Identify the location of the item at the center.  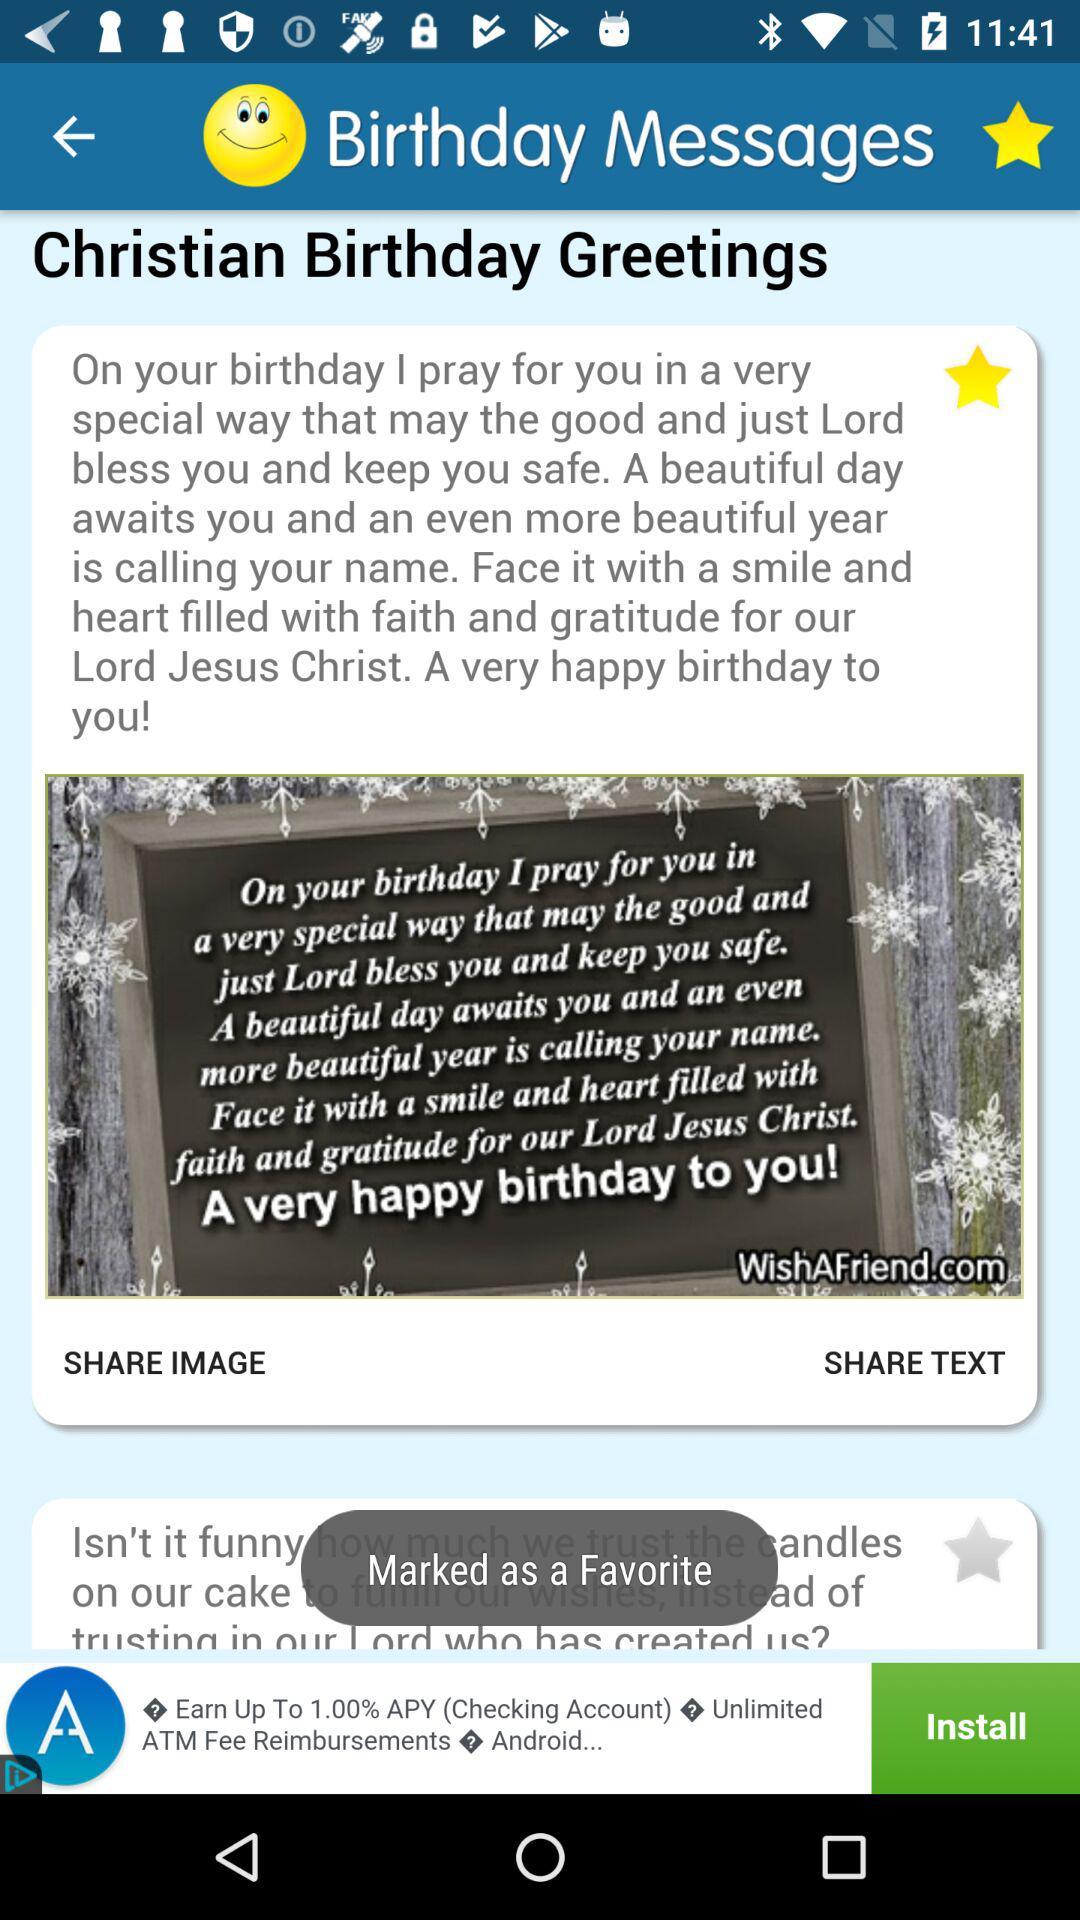
(533, 1036).